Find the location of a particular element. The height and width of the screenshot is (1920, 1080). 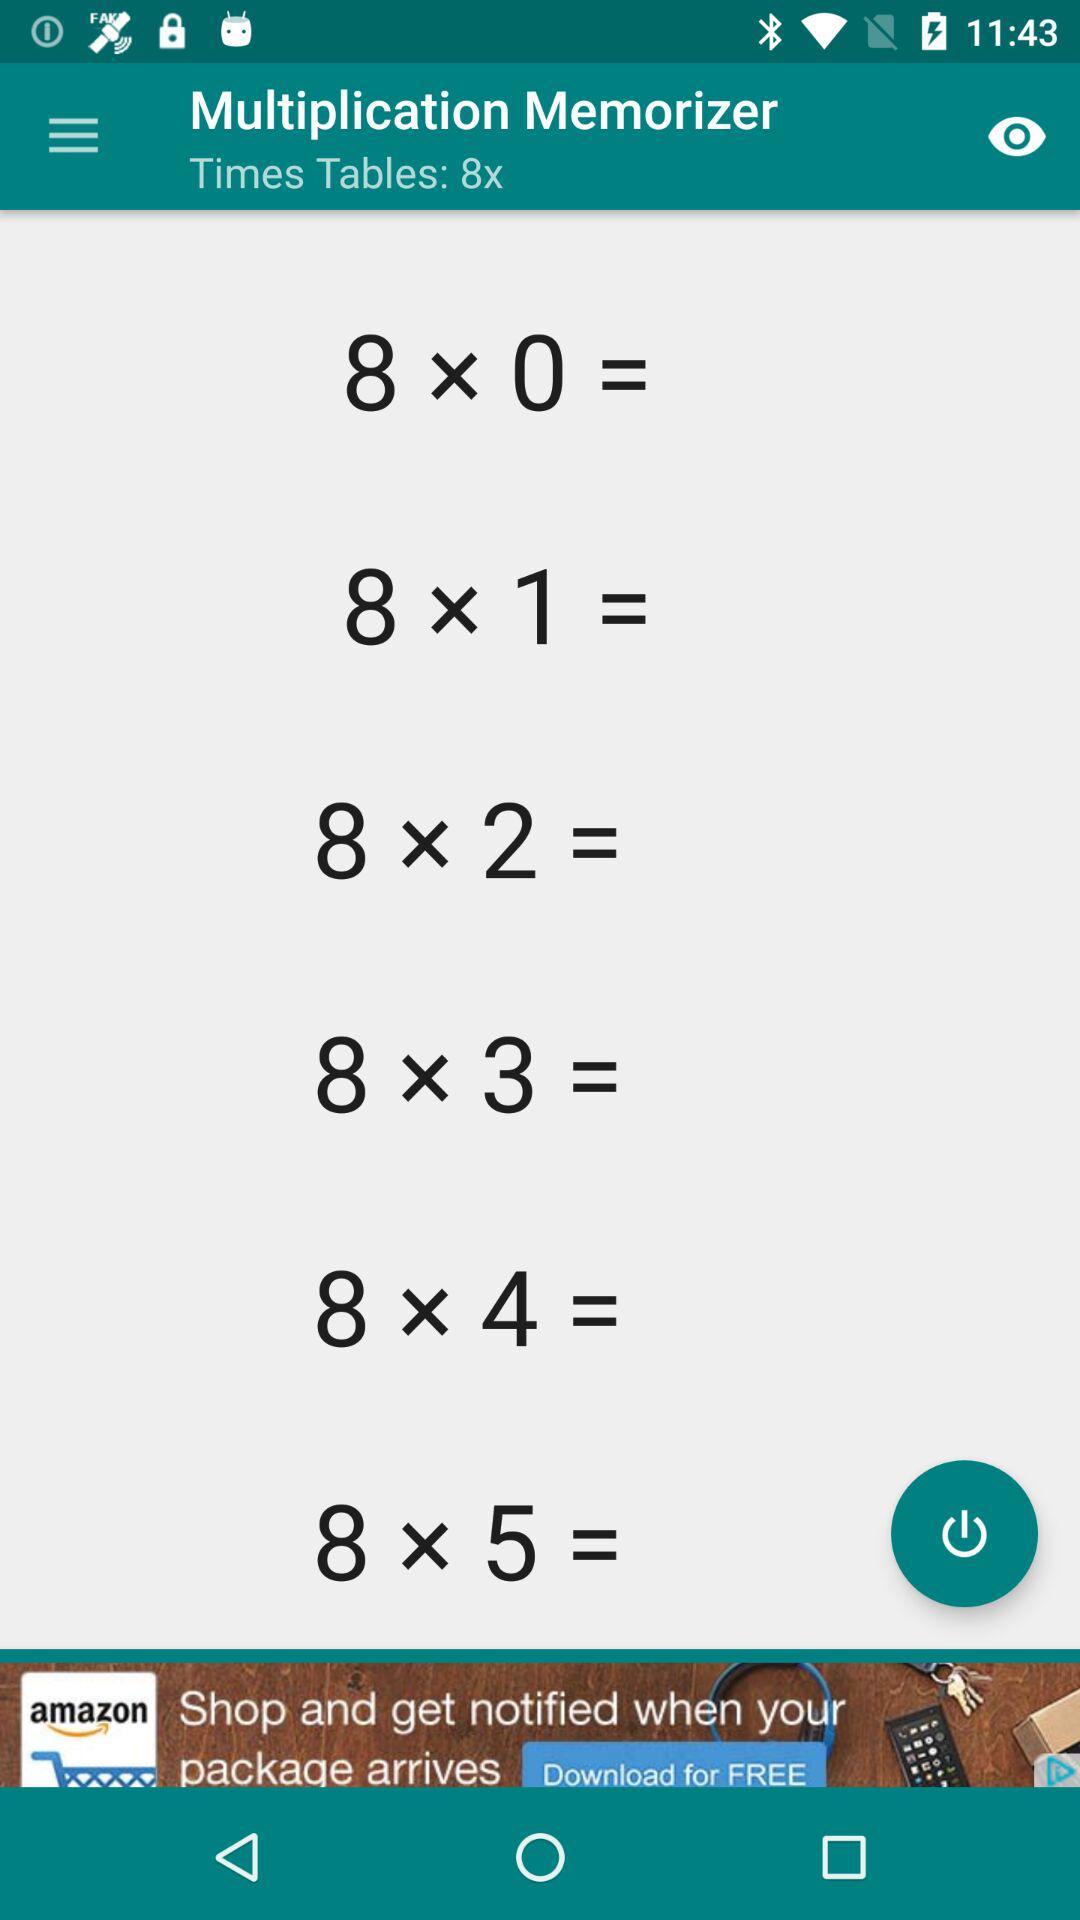

the power icon is located at coordinates (963, 1532).